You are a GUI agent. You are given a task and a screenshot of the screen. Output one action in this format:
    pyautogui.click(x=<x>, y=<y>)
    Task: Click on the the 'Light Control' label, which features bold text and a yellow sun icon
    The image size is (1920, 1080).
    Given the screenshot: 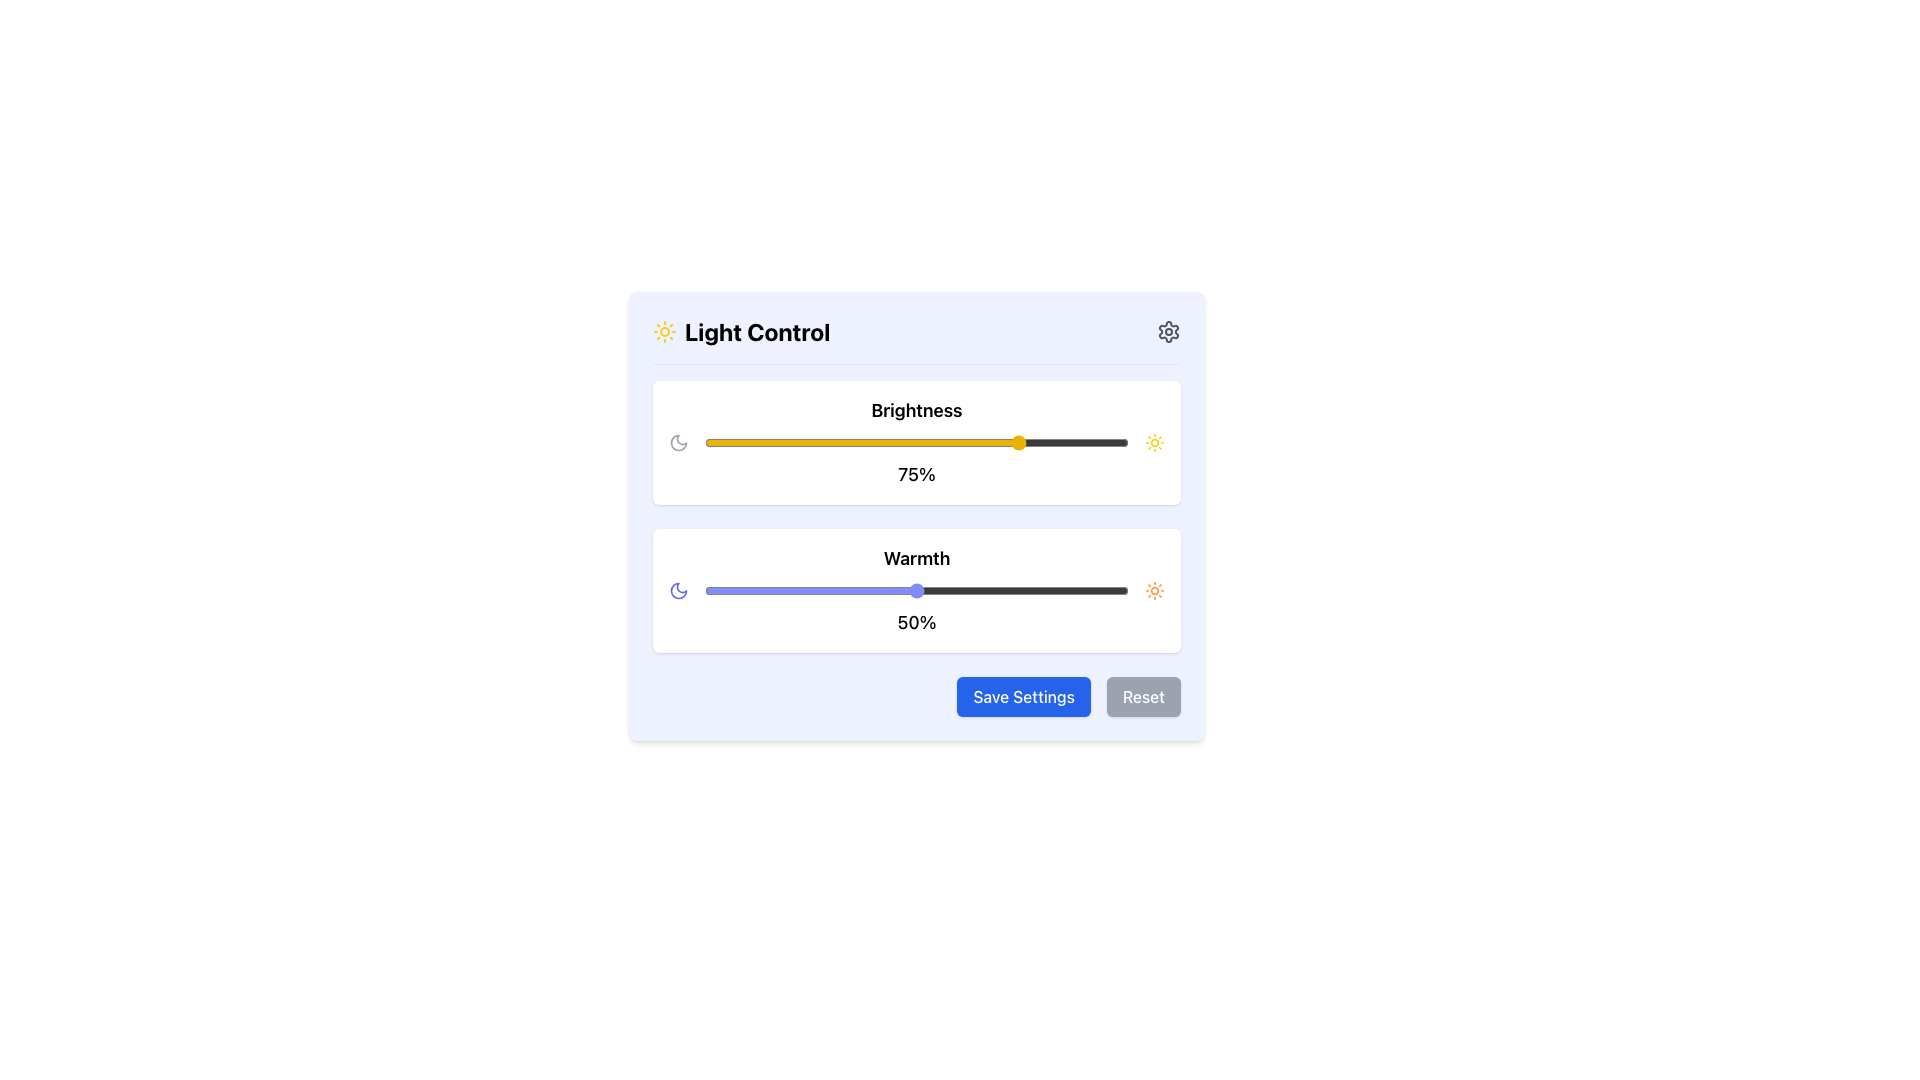 What is the action you would take?
    pyautogui.click(x=740, y=330)
    